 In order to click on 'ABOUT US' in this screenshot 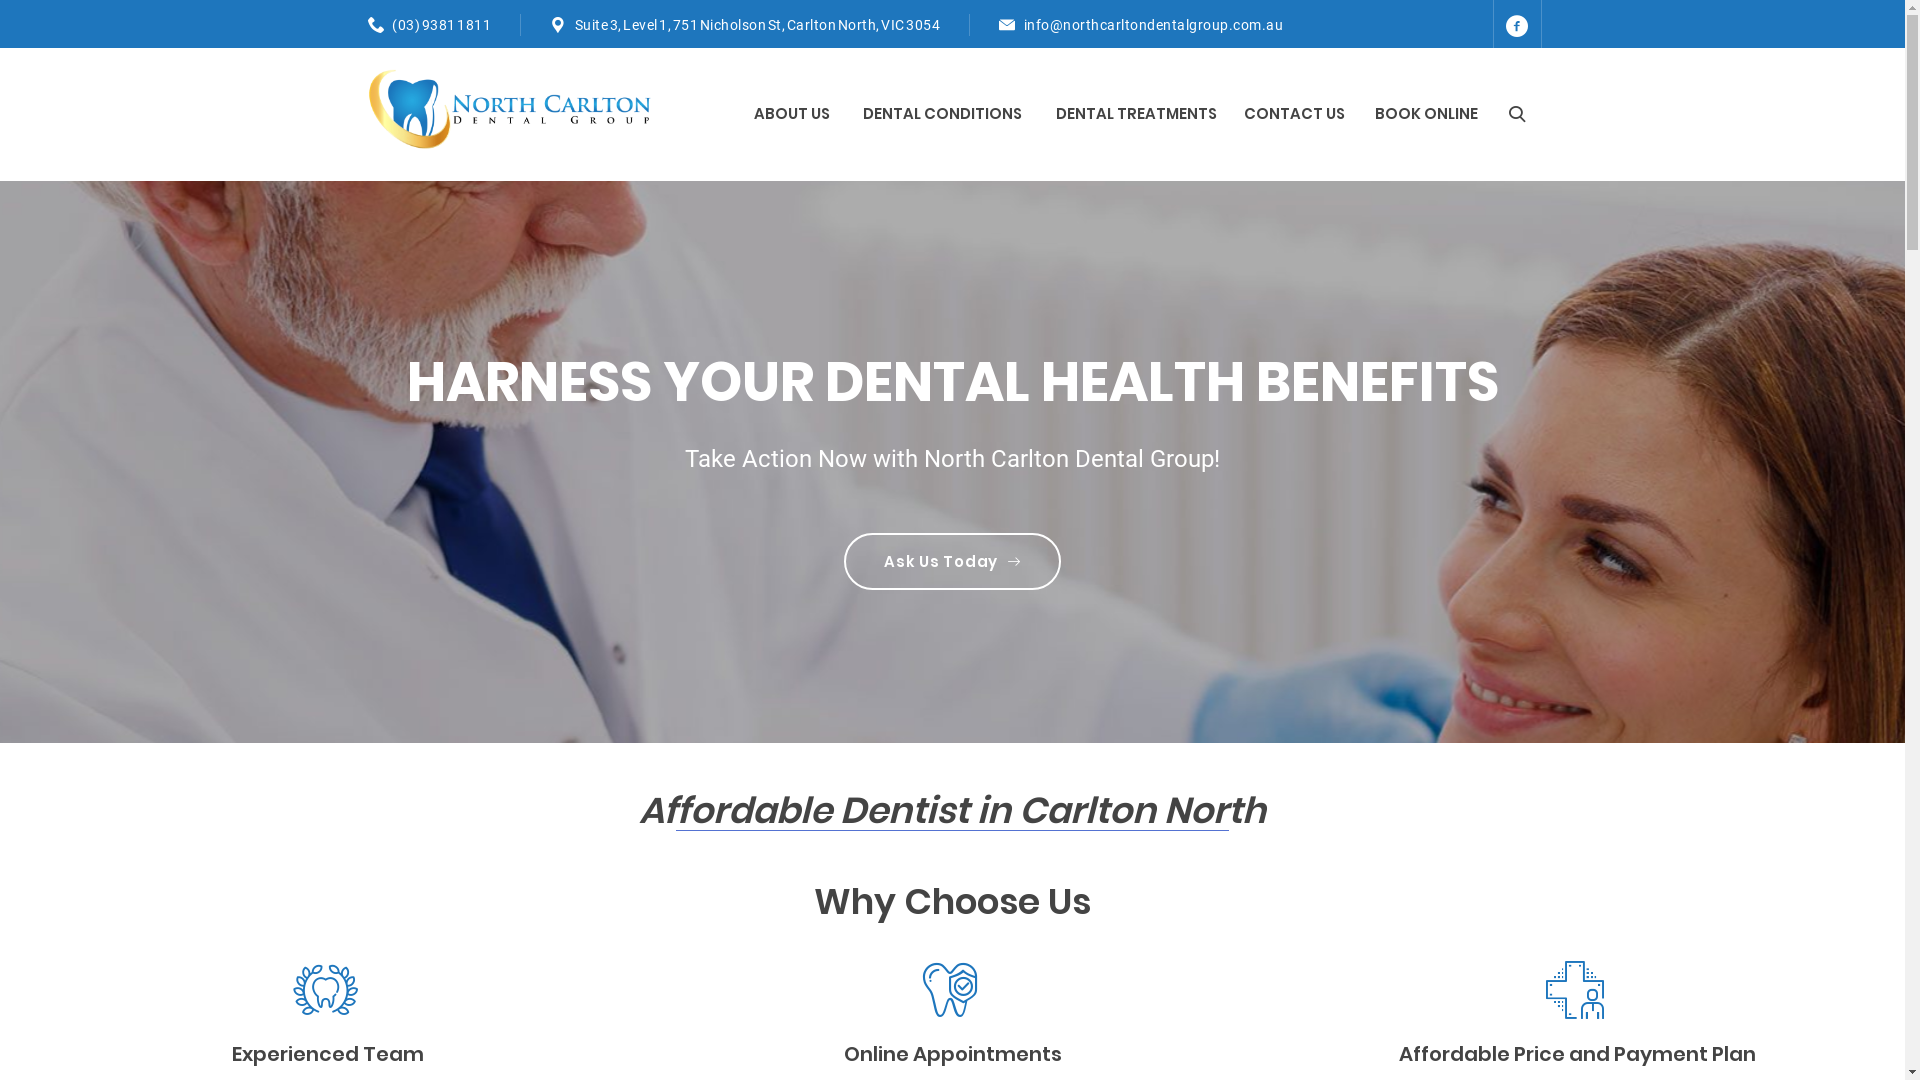, I will do `click(792, 114)`.